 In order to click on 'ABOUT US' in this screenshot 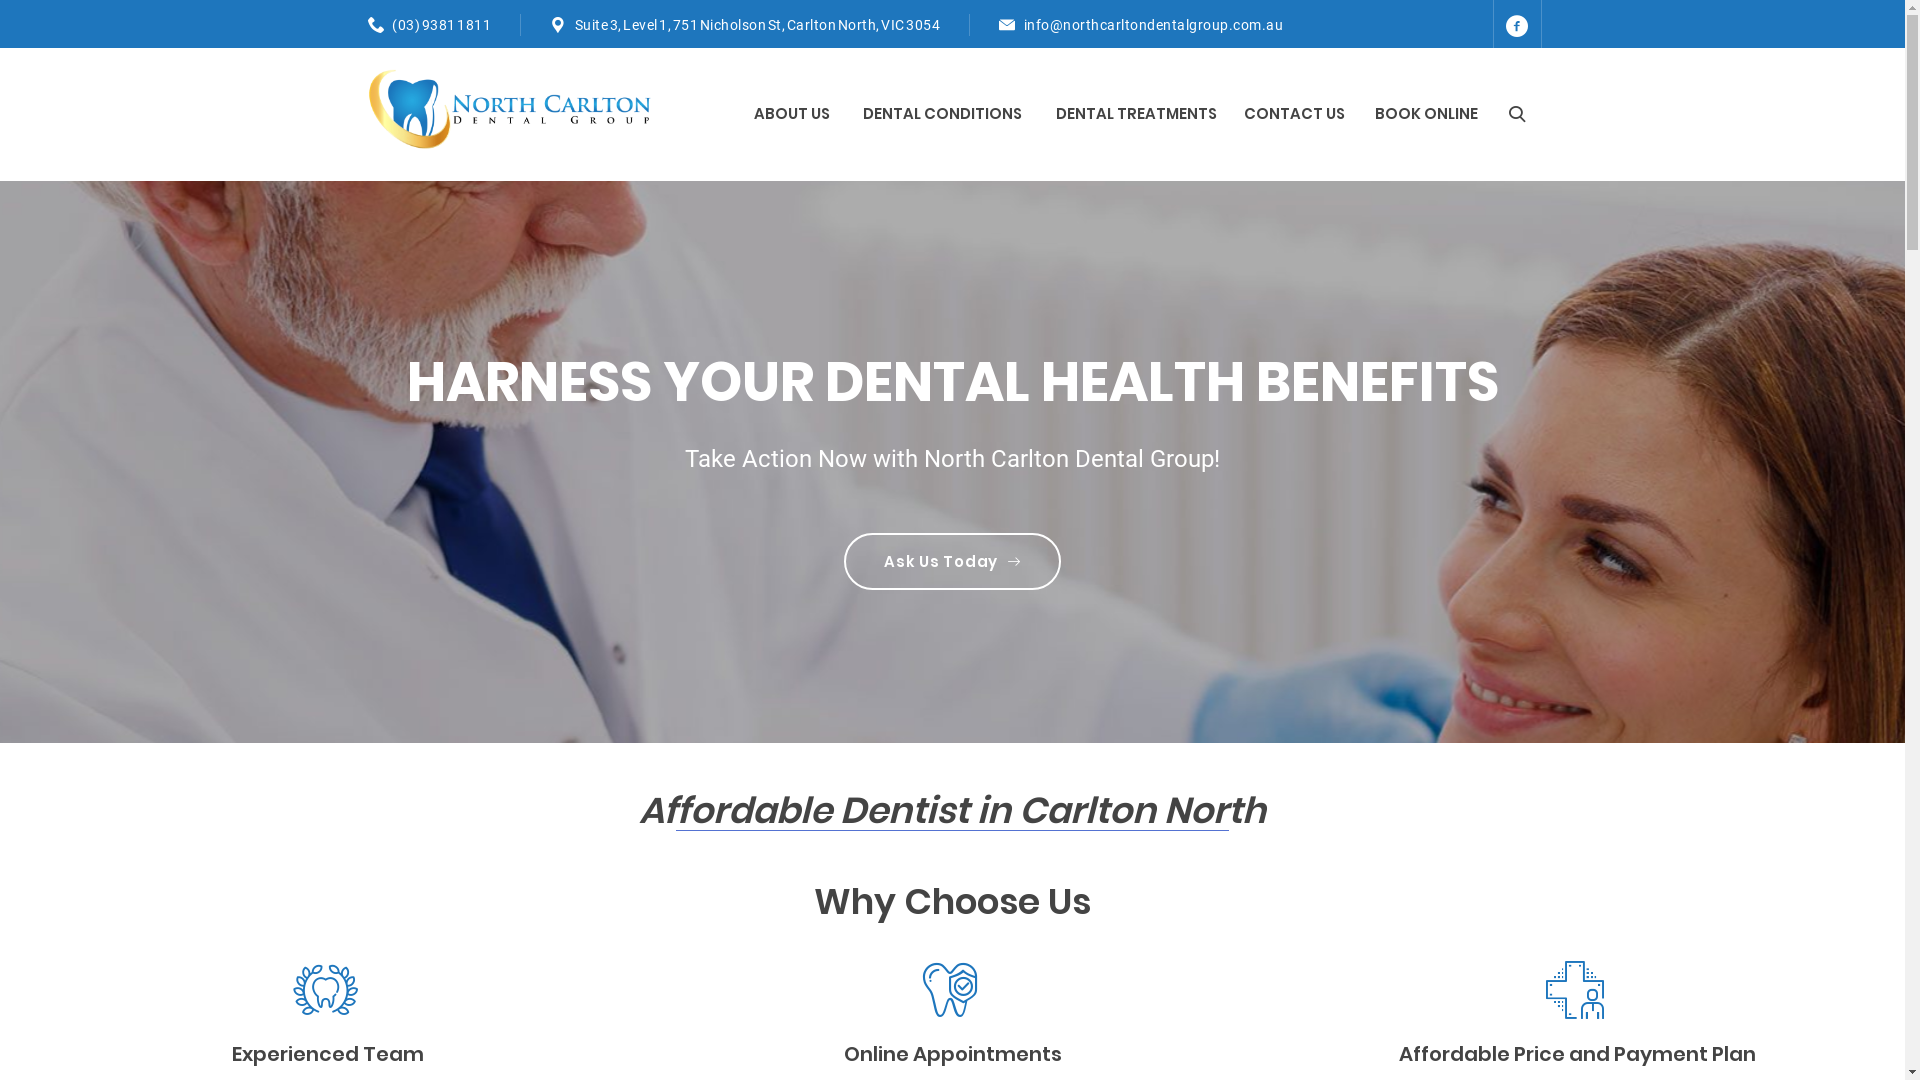, I will do `click(792, 114)`.